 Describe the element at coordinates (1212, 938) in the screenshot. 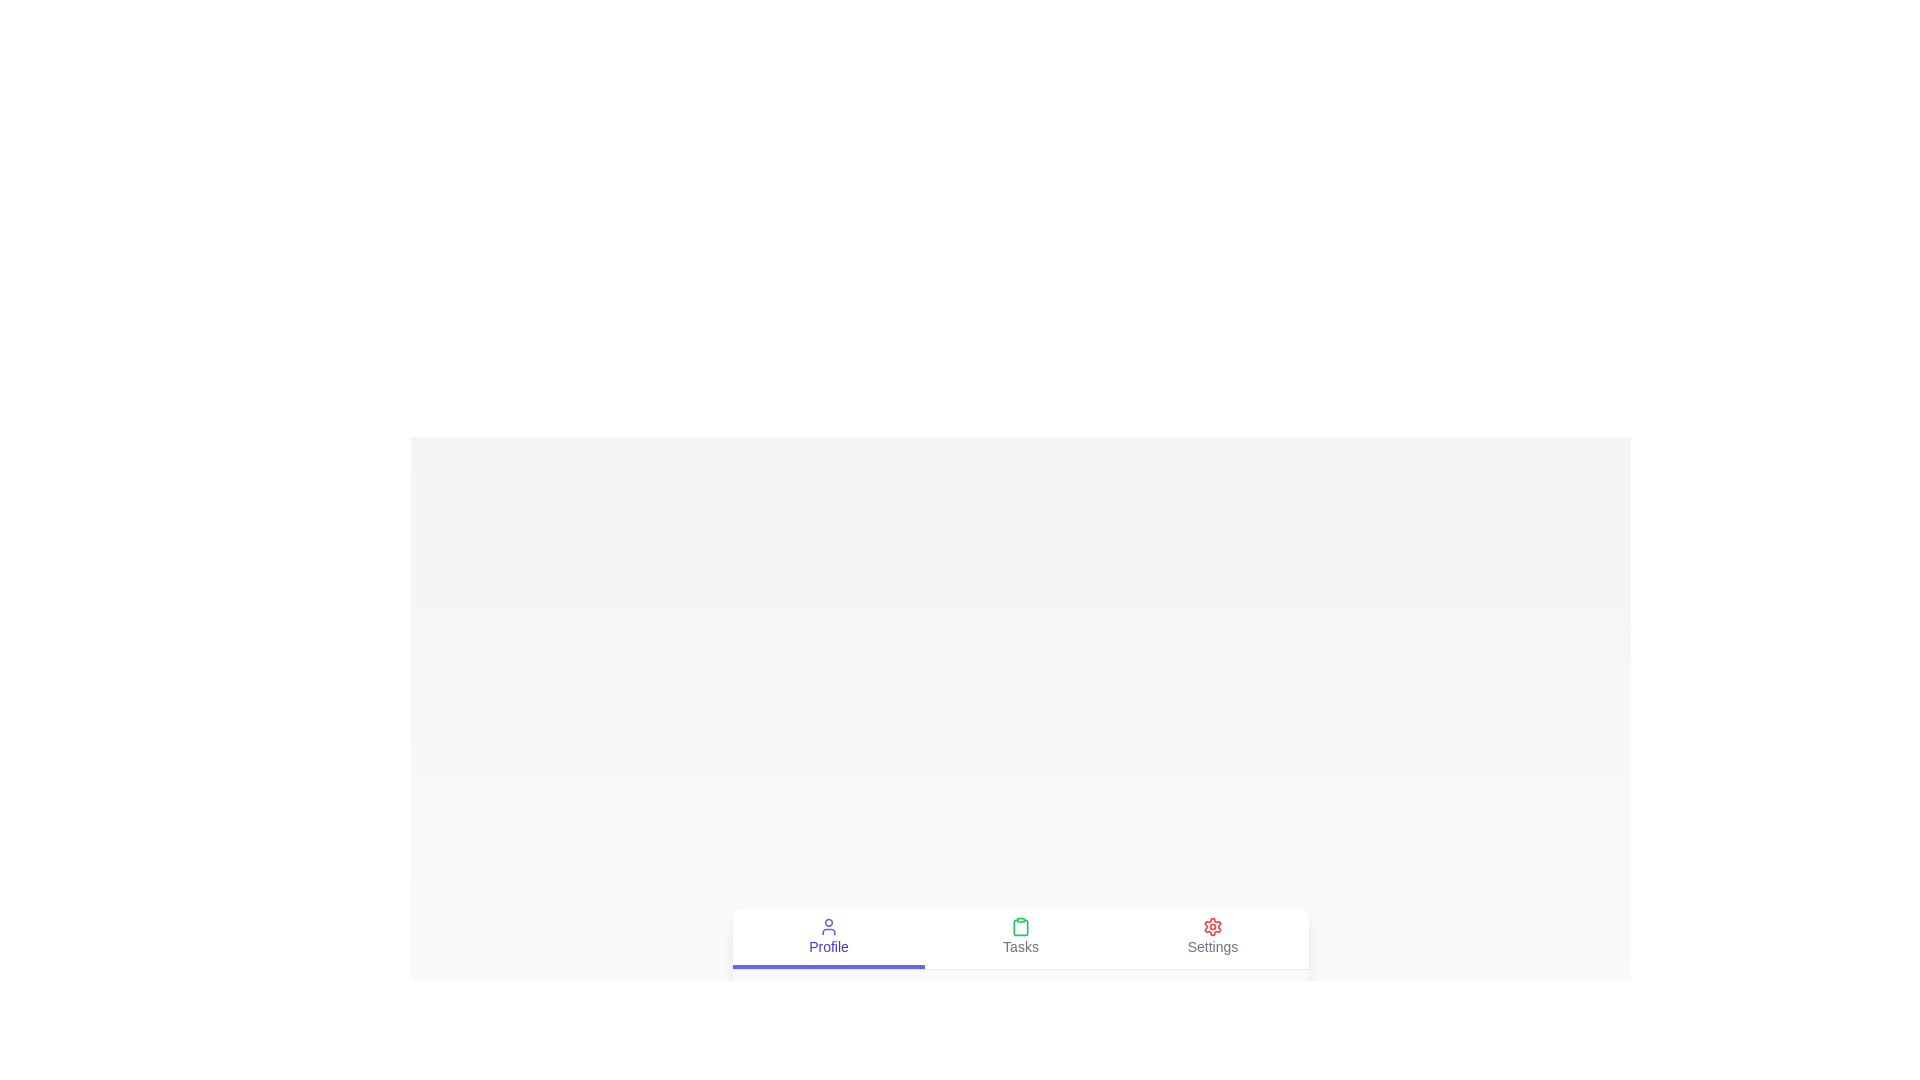

I see `the tab labeled Settings by clicking on it` at that location.